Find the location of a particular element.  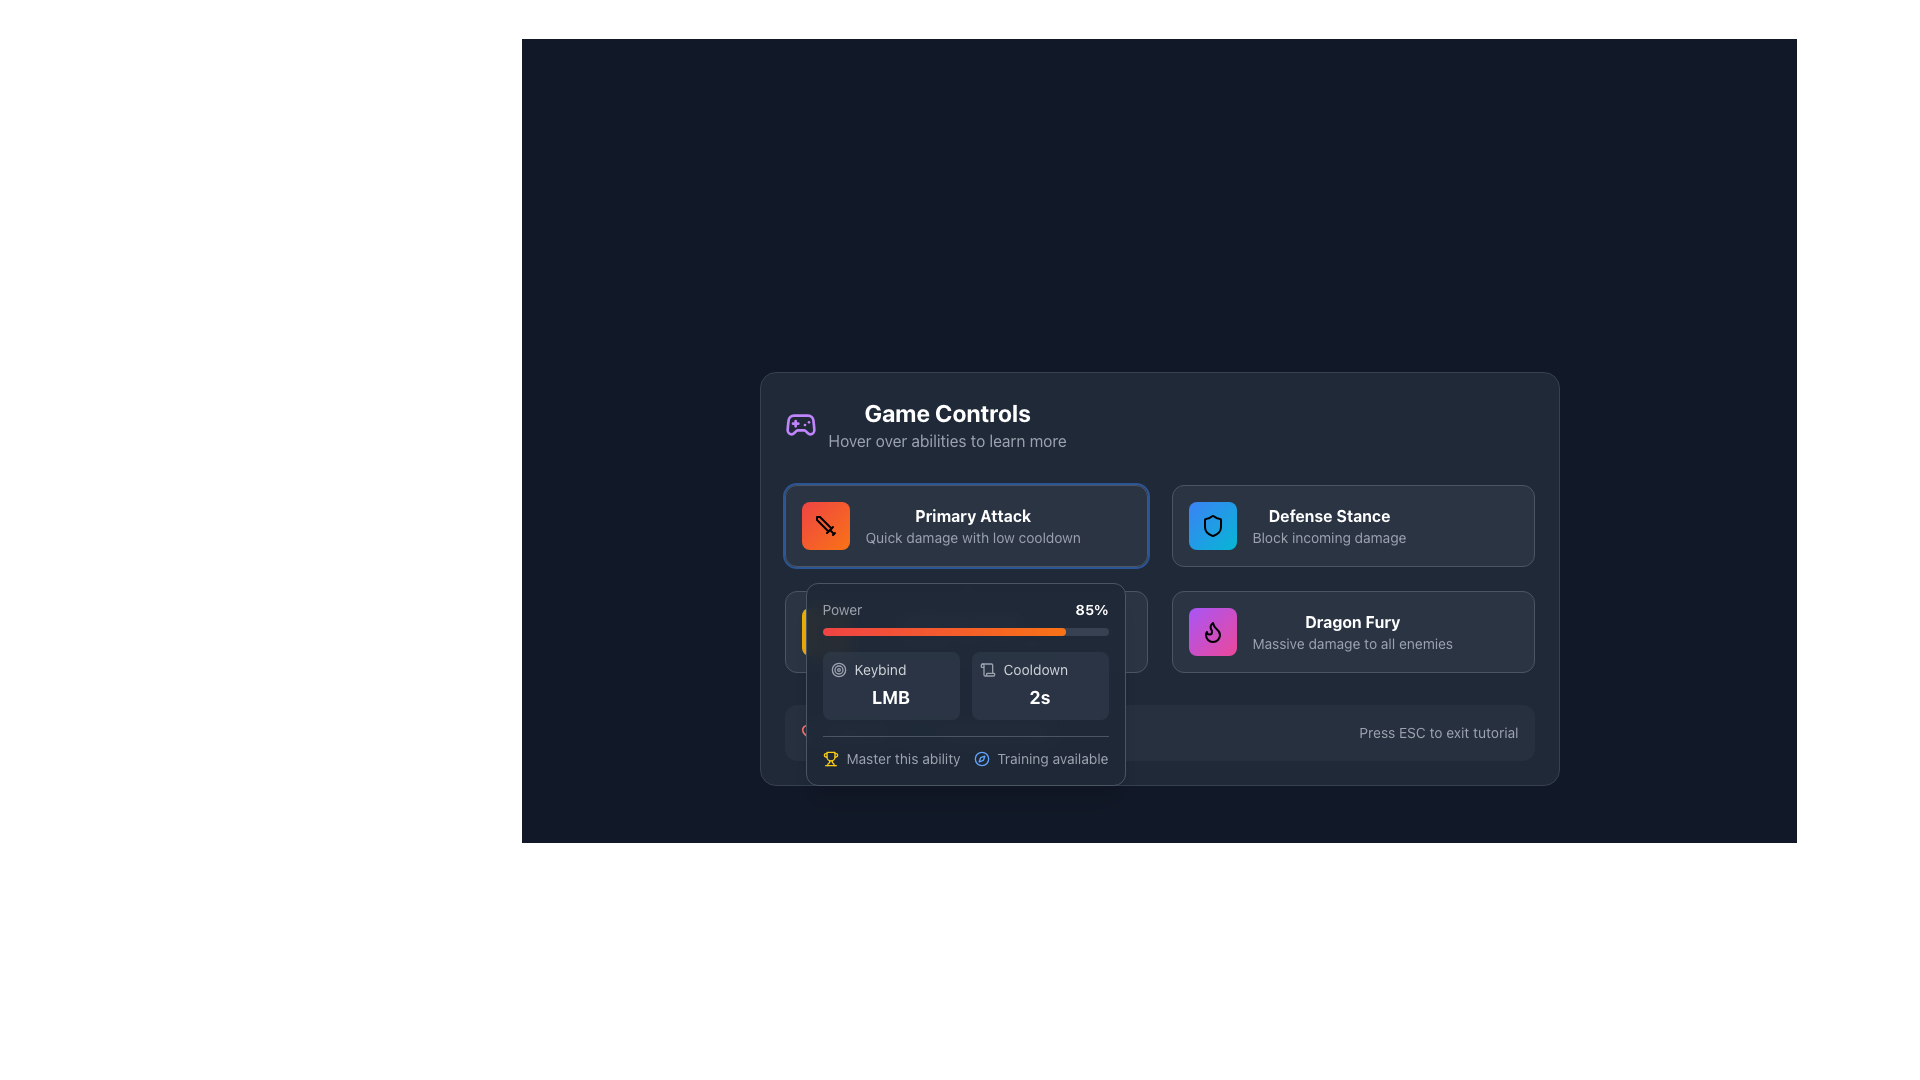

text from the Text Label that describes the keybinding information, located above the 'LMB' label and next to the target icon is located at coordinates (880, 670).